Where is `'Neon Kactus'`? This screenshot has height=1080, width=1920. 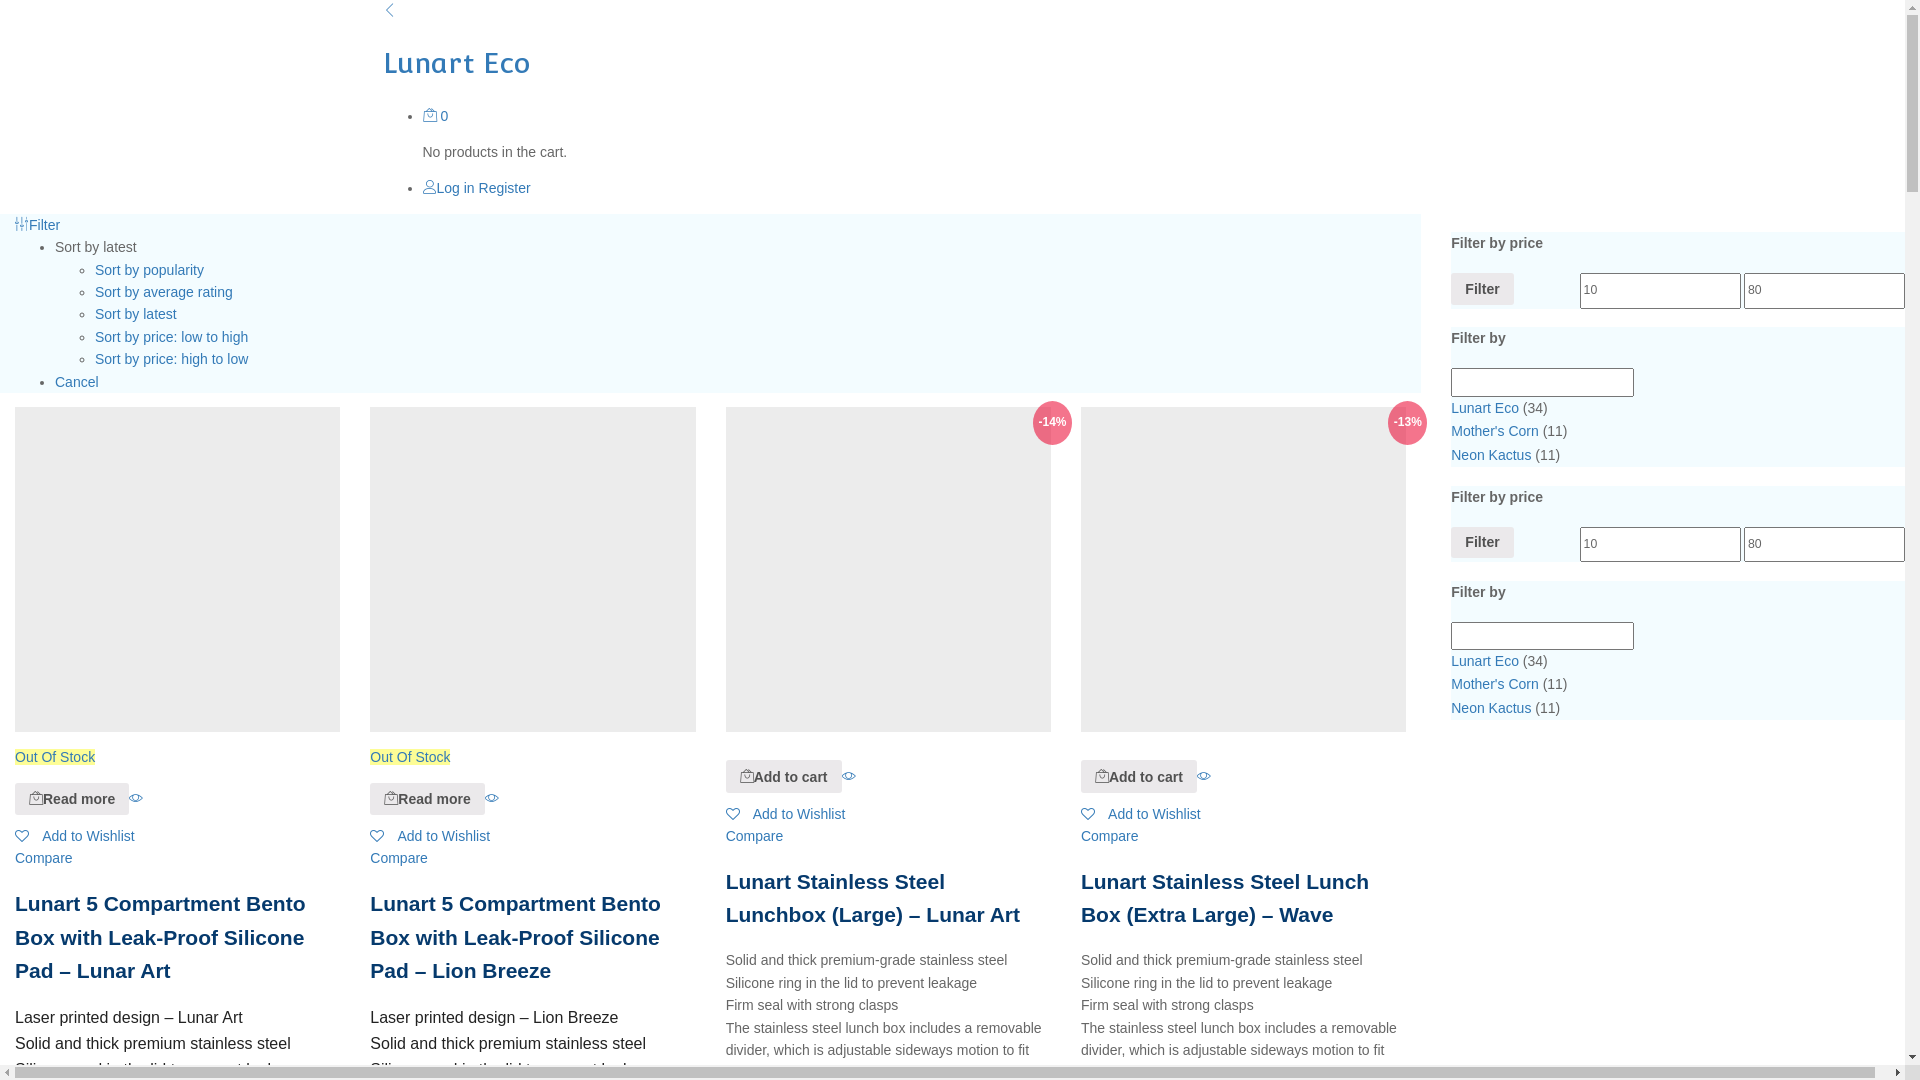
'Neon Kactus' is located at coordinates (1491, 455).